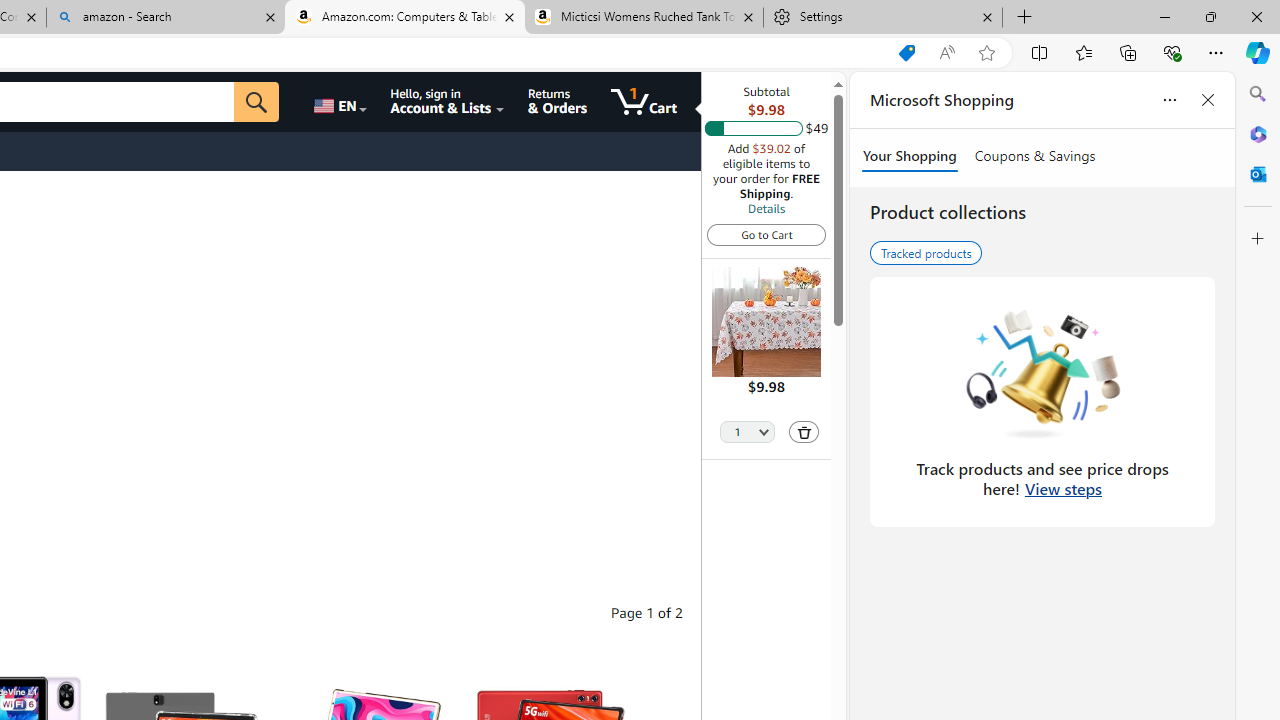  What do you see at coordinates (803, 430) in the screenshot?
I see `'Delete'` at bounding box center [803, 430].